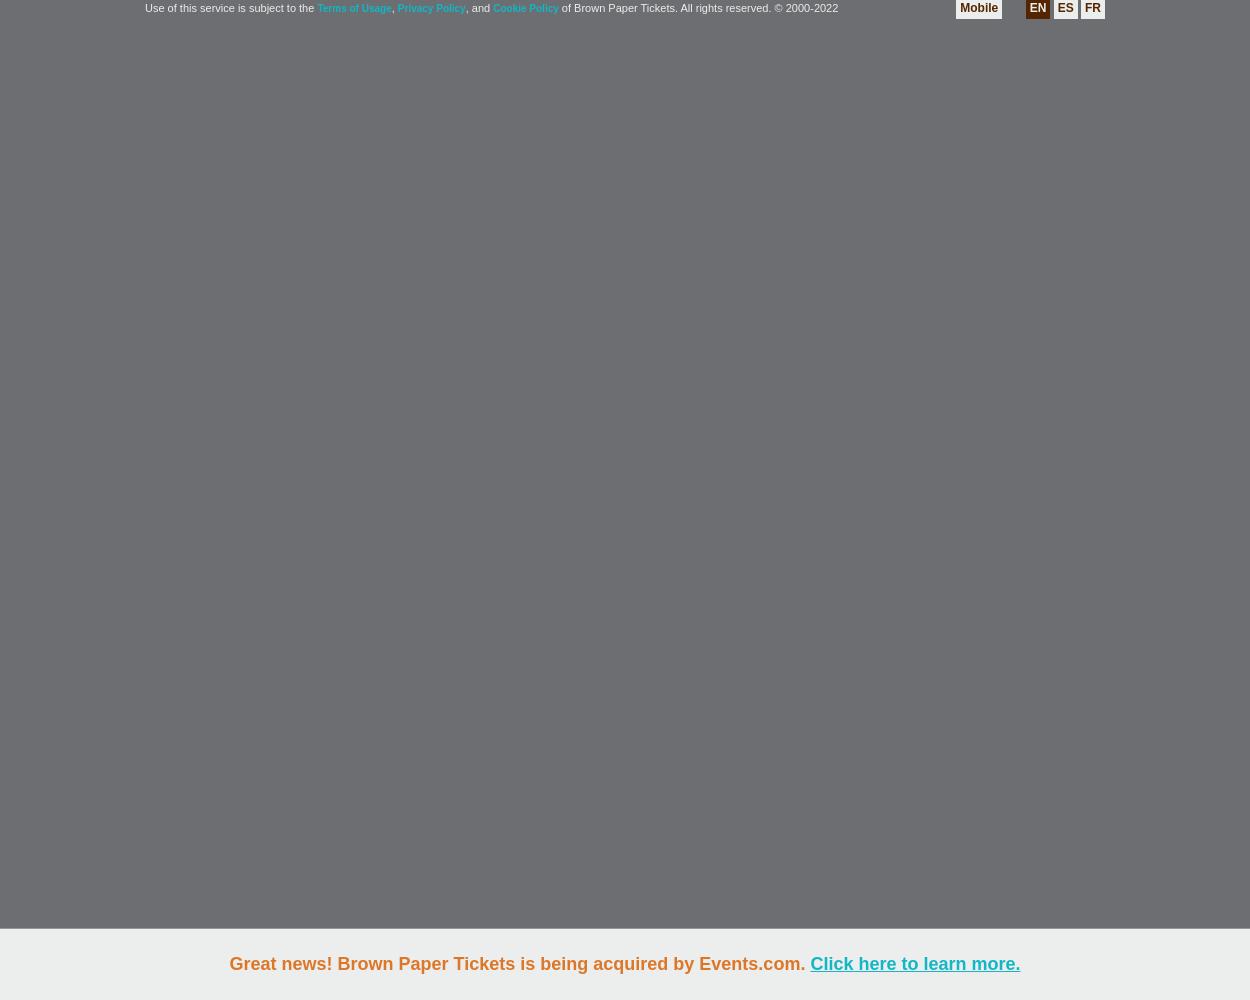  Describe the element at coordinates (525, 8) in the screenshot. I see `'Cookie Policy'` at that location.